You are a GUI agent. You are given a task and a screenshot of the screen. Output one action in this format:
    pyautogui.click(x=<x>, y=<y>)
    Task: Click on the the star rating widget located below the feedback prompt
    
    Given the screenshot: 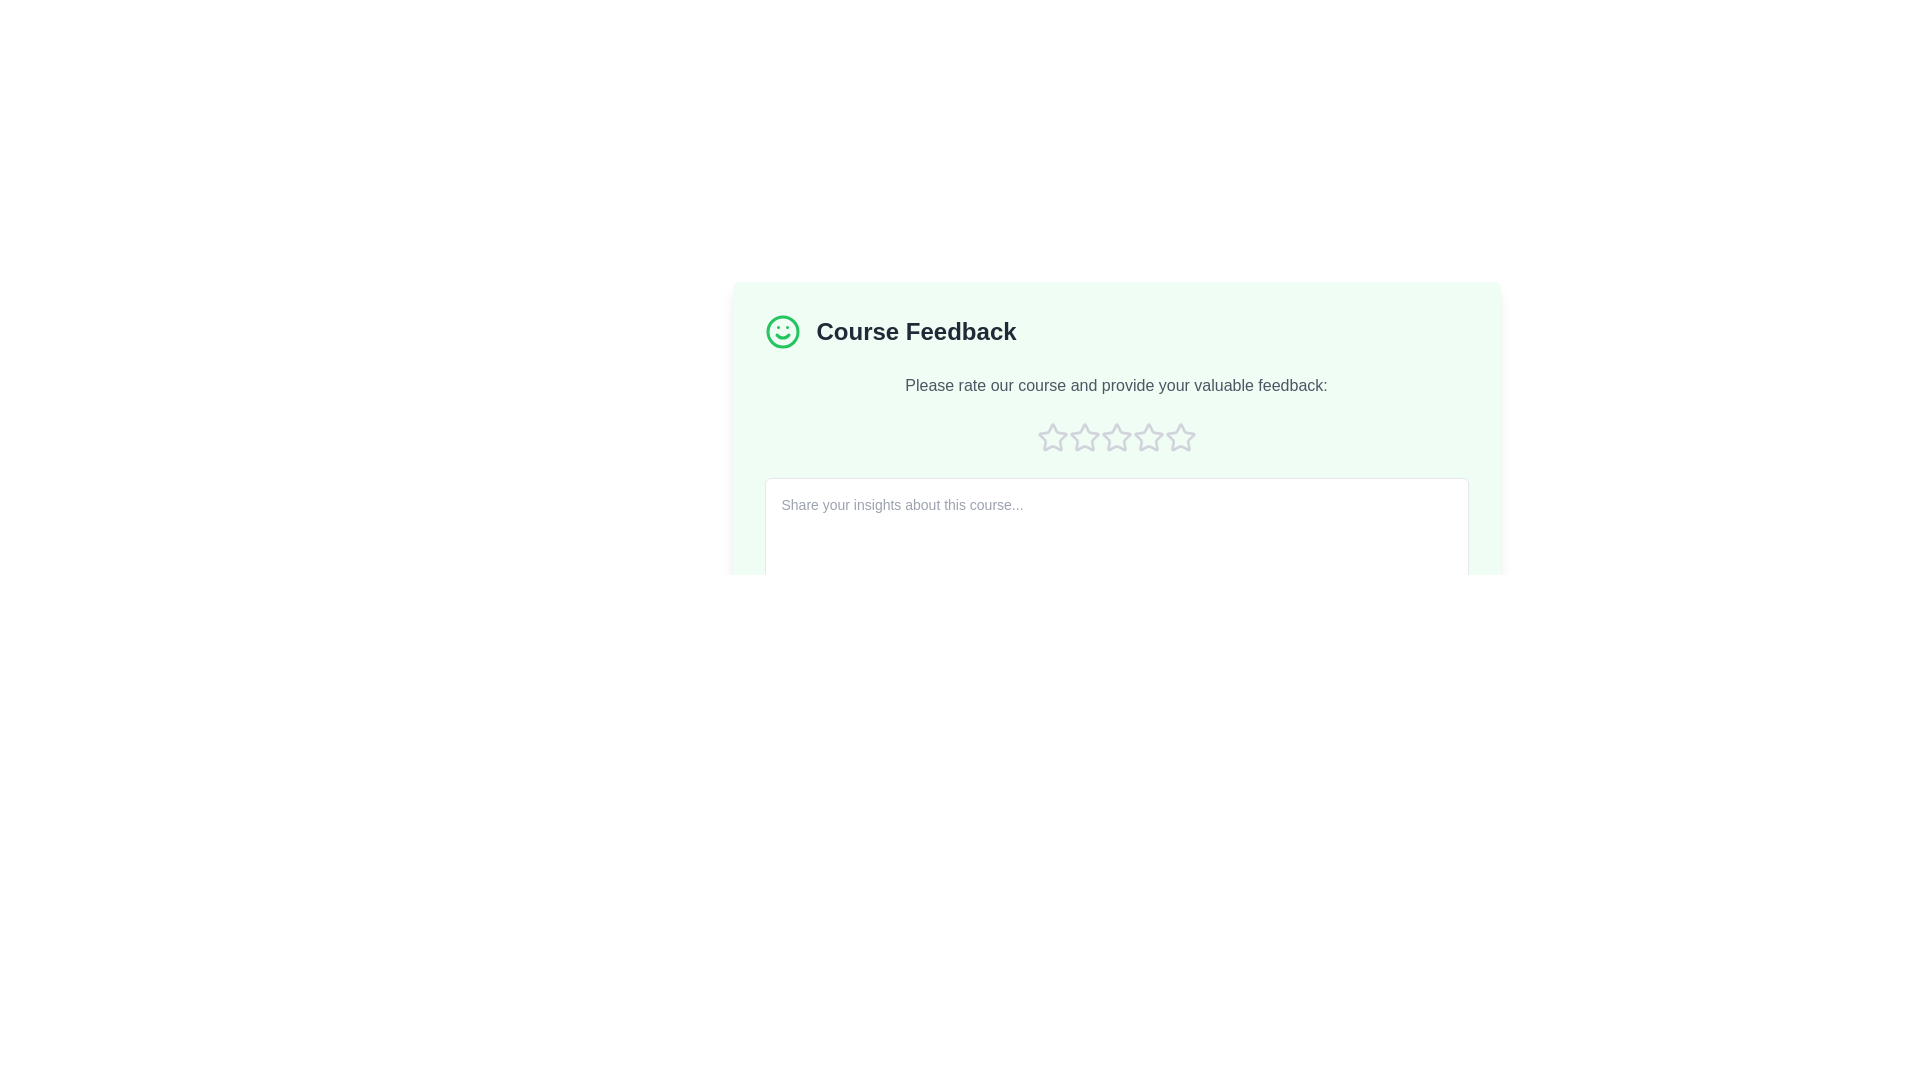 What is the action you would take?
    pyautogui.click(x=1115, y=437)
    